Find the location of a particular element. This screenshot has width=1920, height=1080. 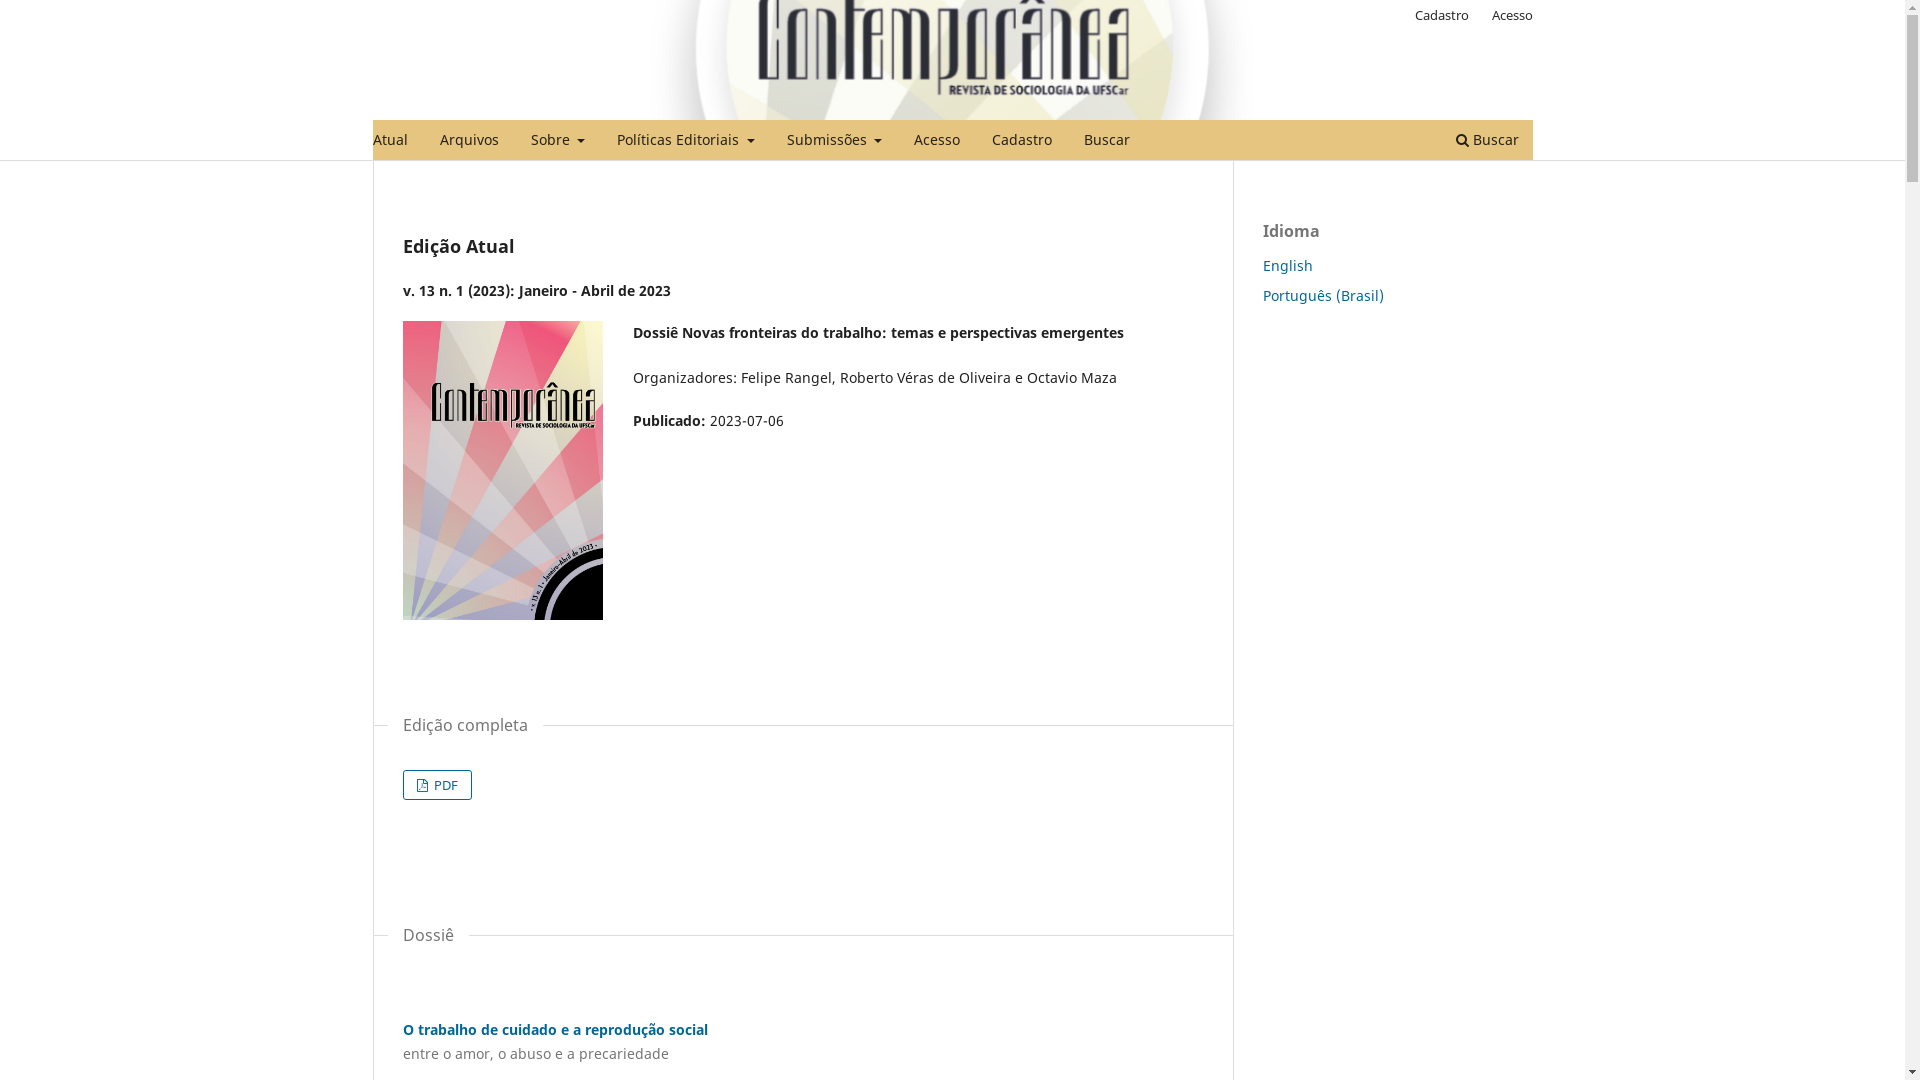

'English' is located at coordinates (1286, 264).